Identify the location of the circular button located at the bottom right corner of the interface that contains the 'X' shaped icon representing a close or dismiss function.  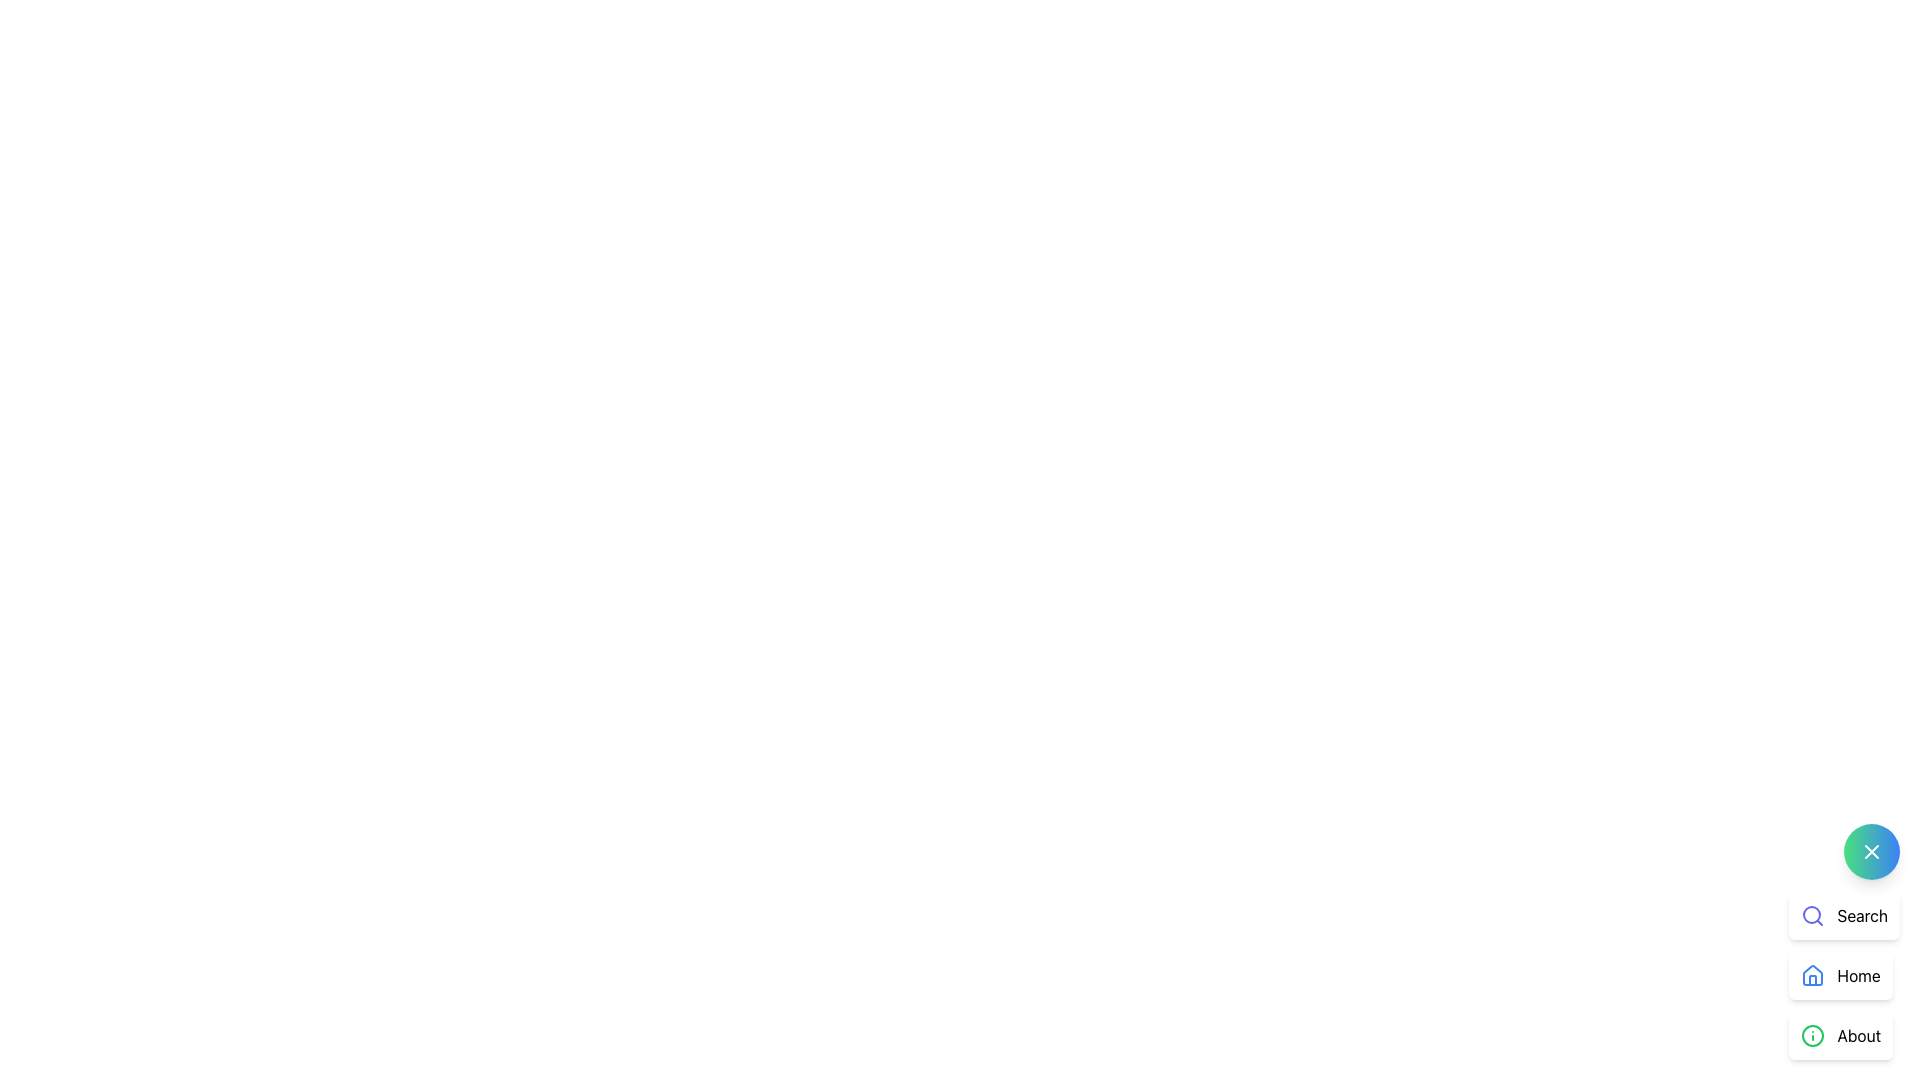
(1871, 852).